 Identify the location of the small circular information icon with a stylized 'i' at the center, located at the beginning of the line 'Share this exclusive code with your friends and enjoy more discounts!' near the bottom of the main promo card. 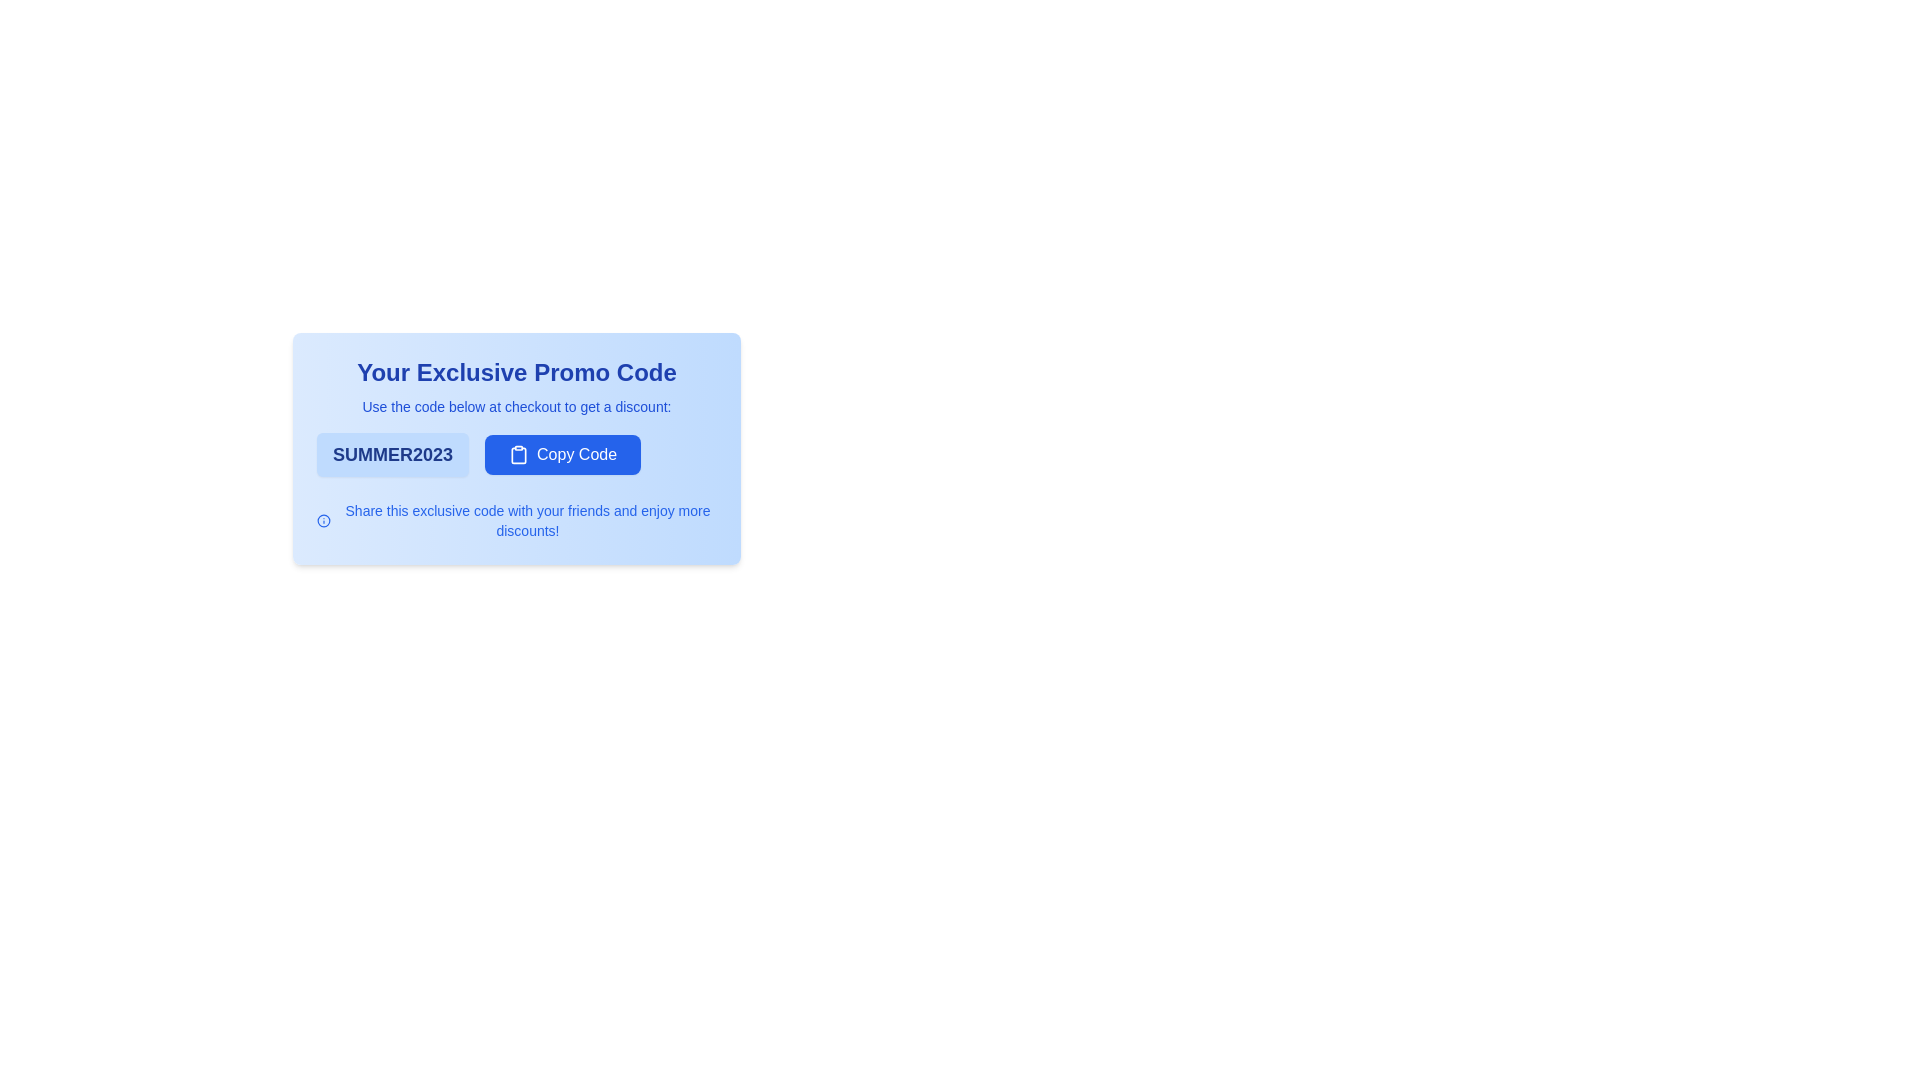
(324, 519).